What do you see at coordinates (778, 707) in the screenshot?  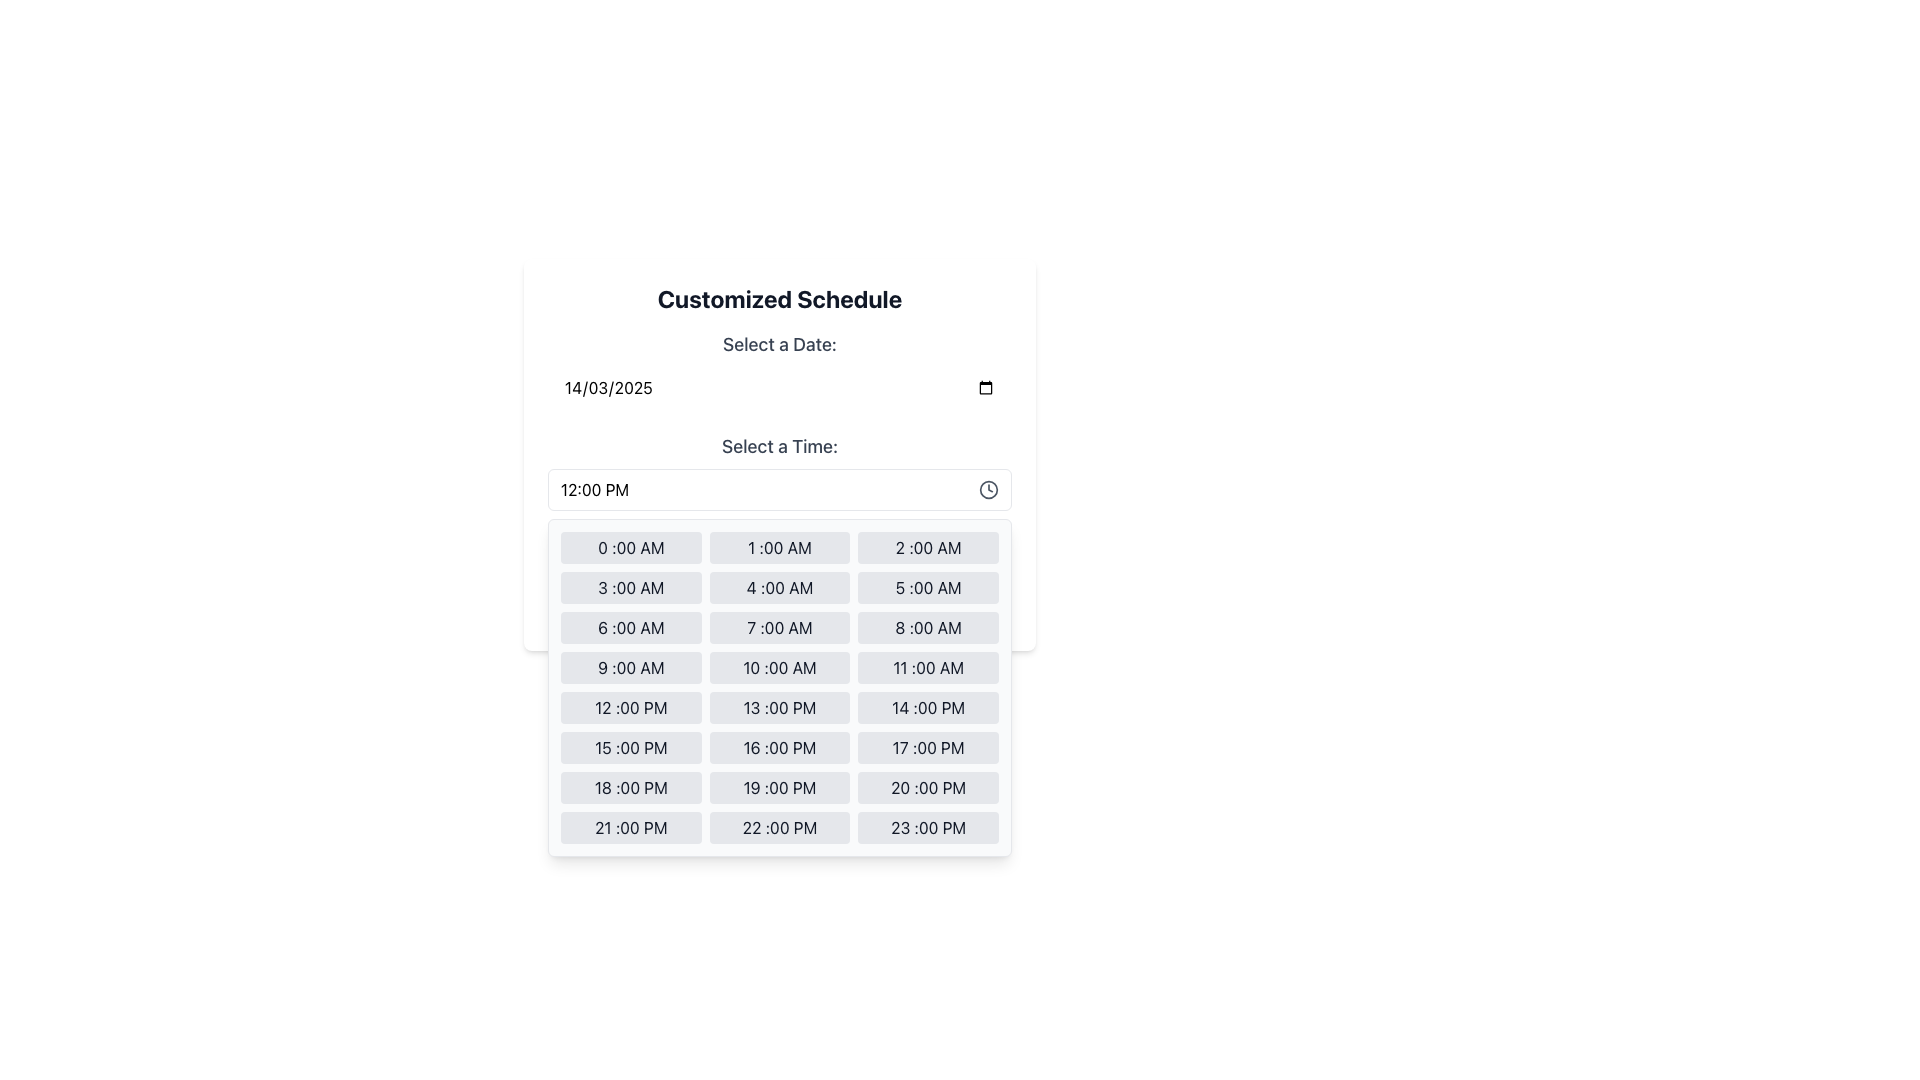 I see `the rectangular button with a light gray background and bold black text displaying '13 :00 PM'` at bounding box center [778, 707].